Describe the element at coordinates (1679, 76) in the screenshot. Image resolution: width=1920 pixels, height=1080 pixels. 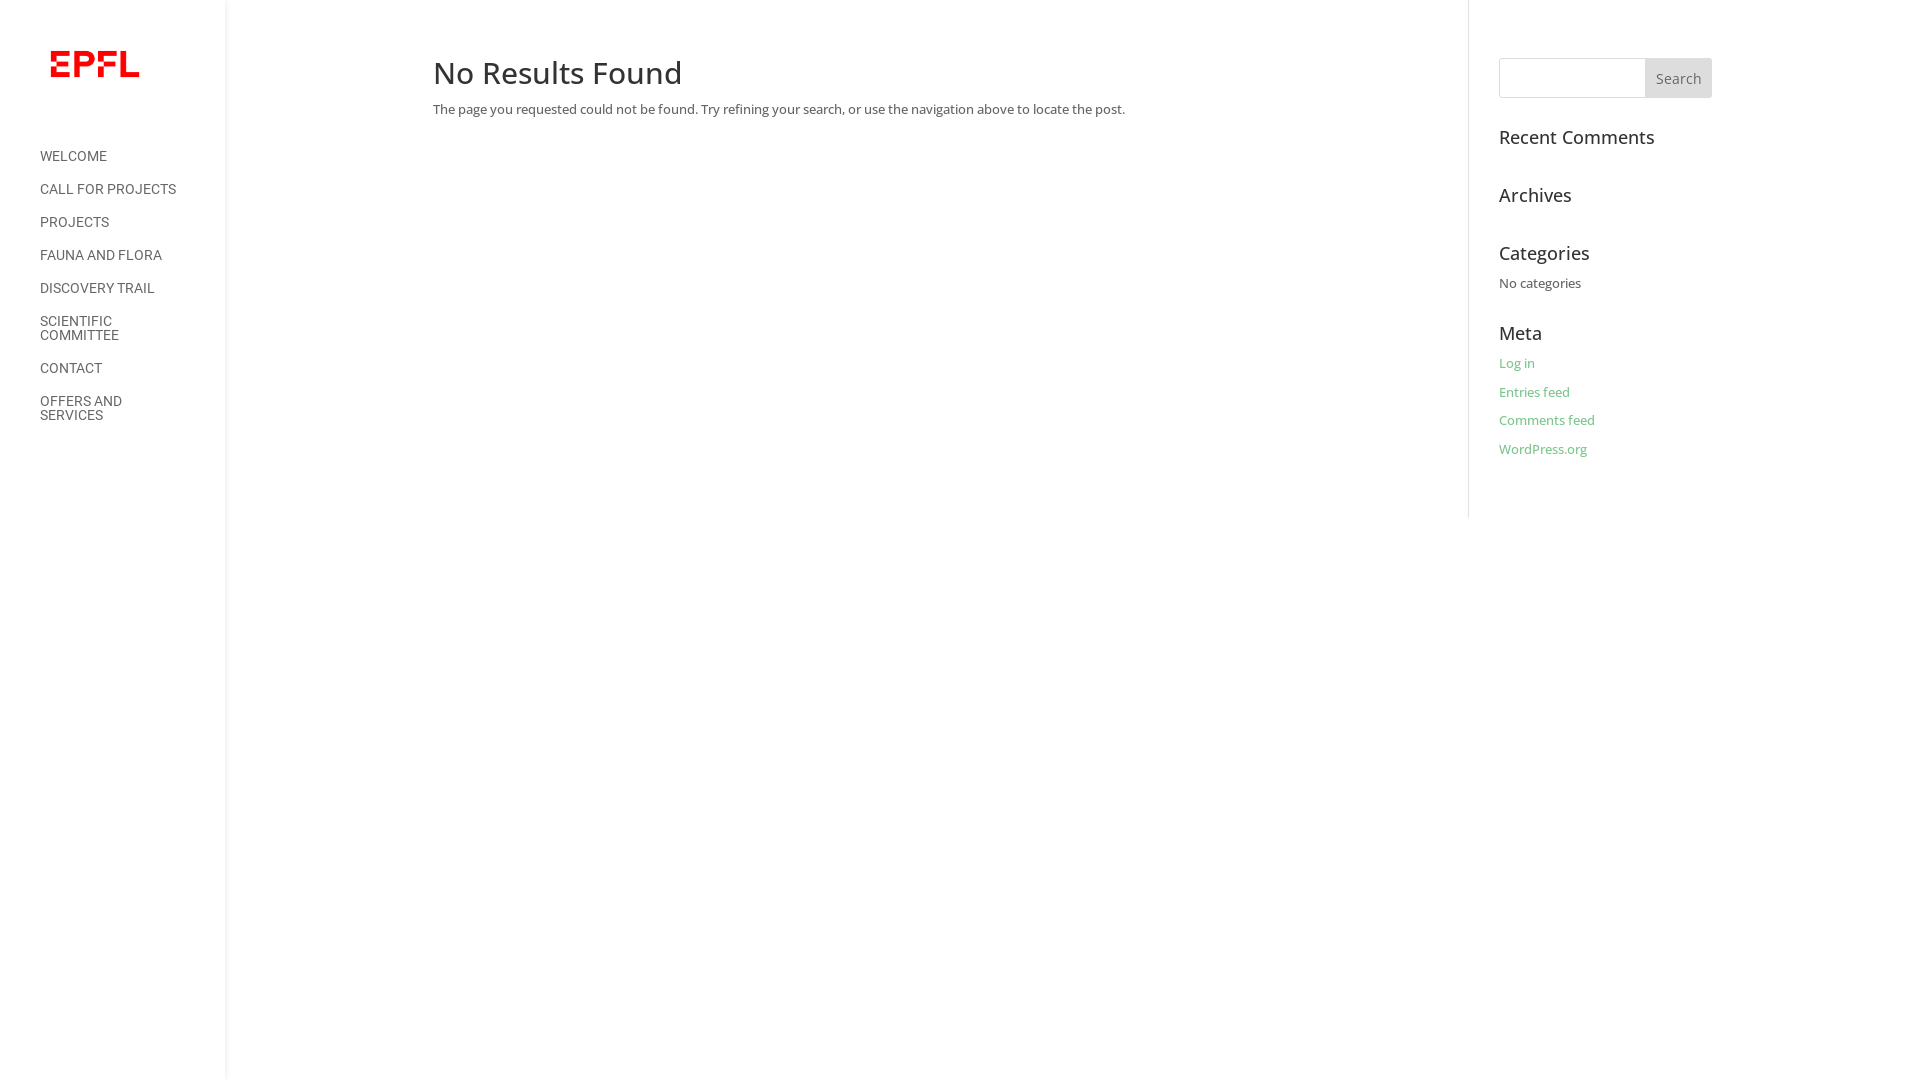
I see `'Search'` at that location.